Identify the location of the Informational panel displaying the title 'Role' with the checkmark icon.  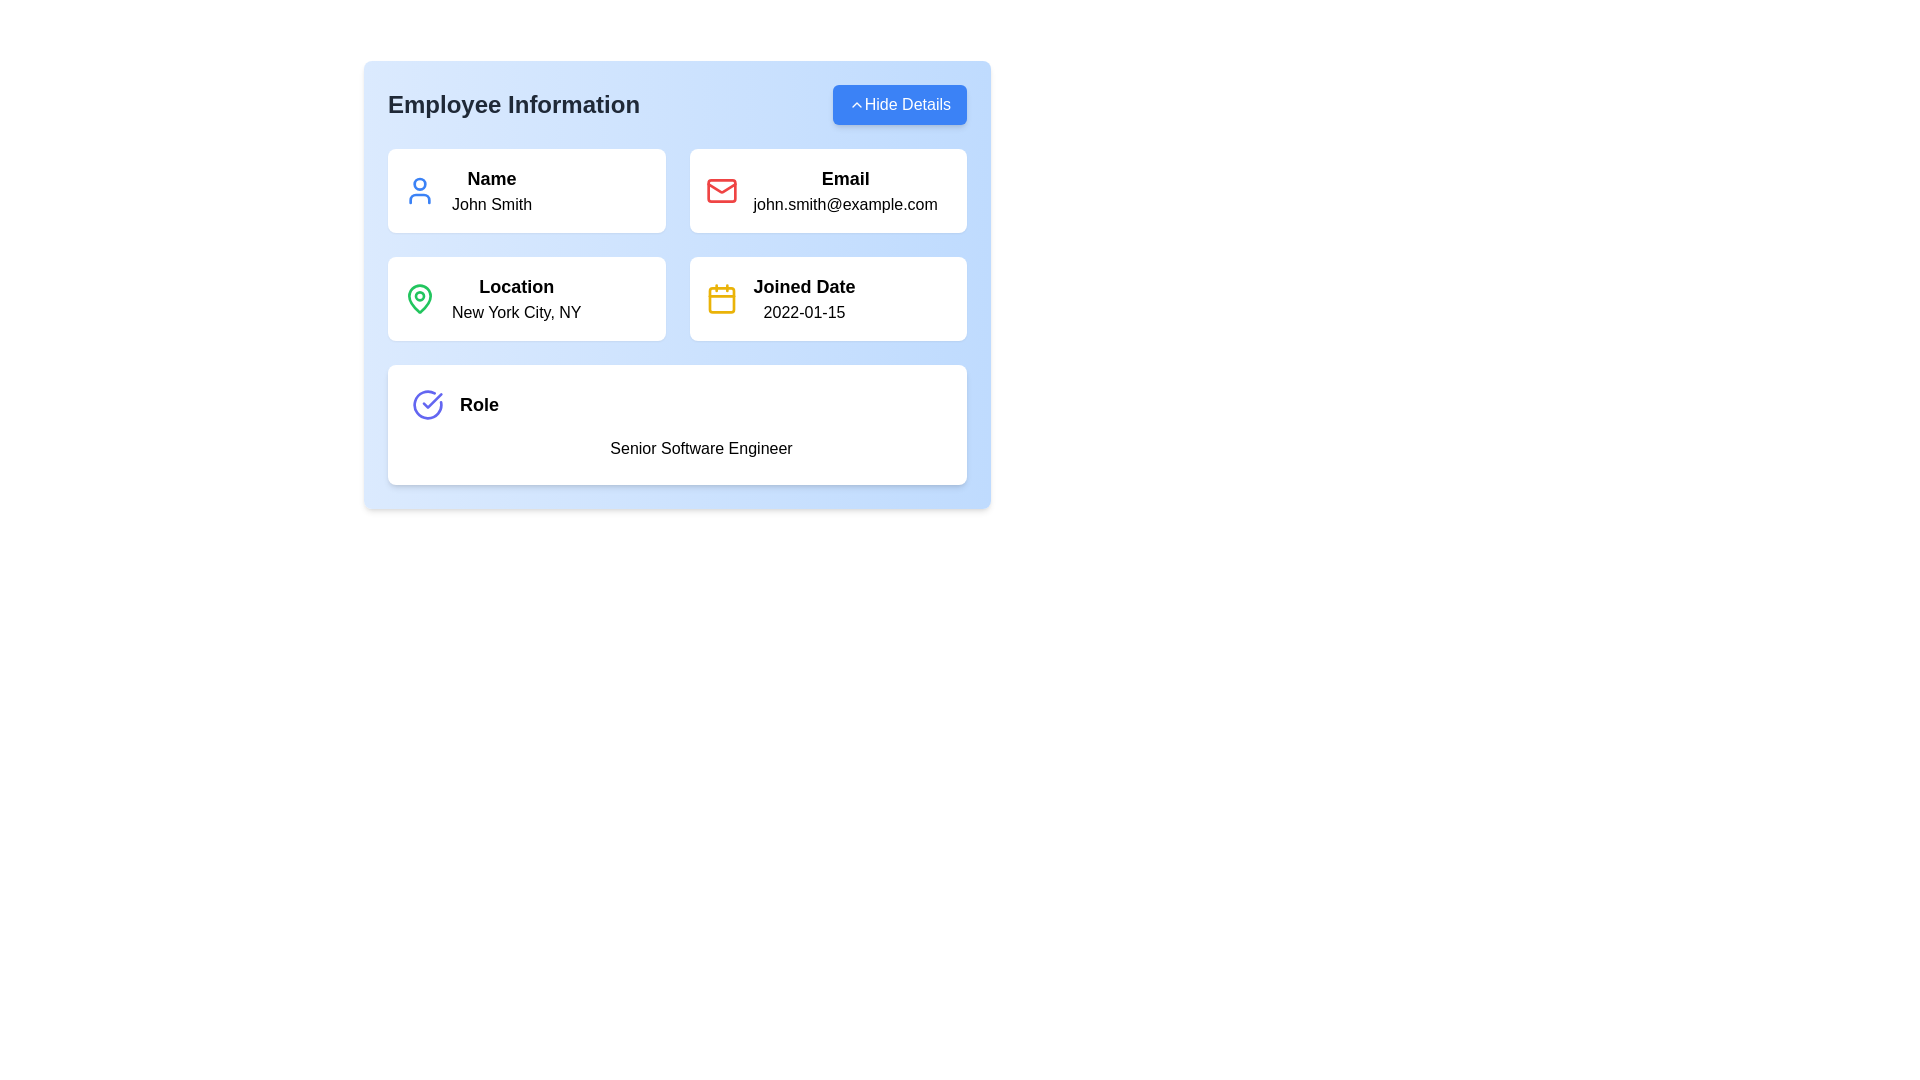
(677, 423).